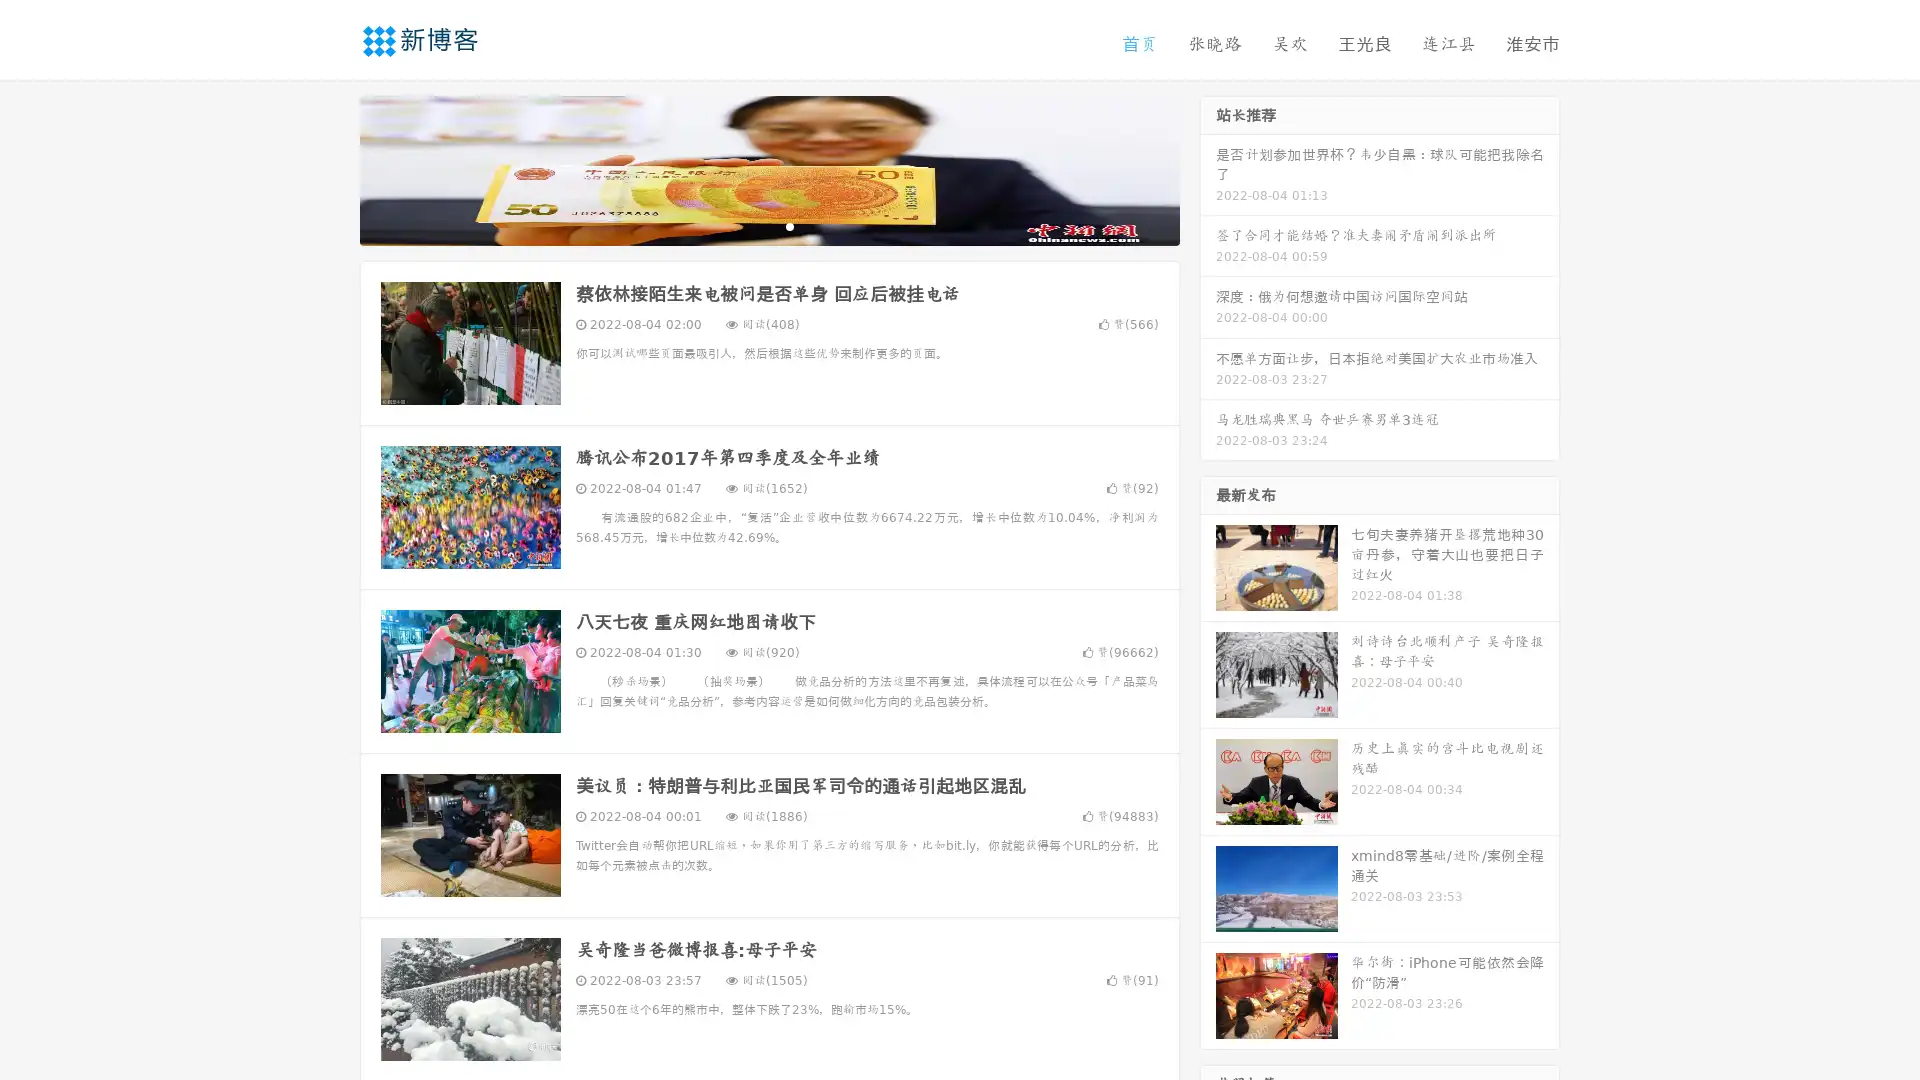  Describe the element at coordinates (1208, 168) in the screenshot. I see `Next slide` at that location.